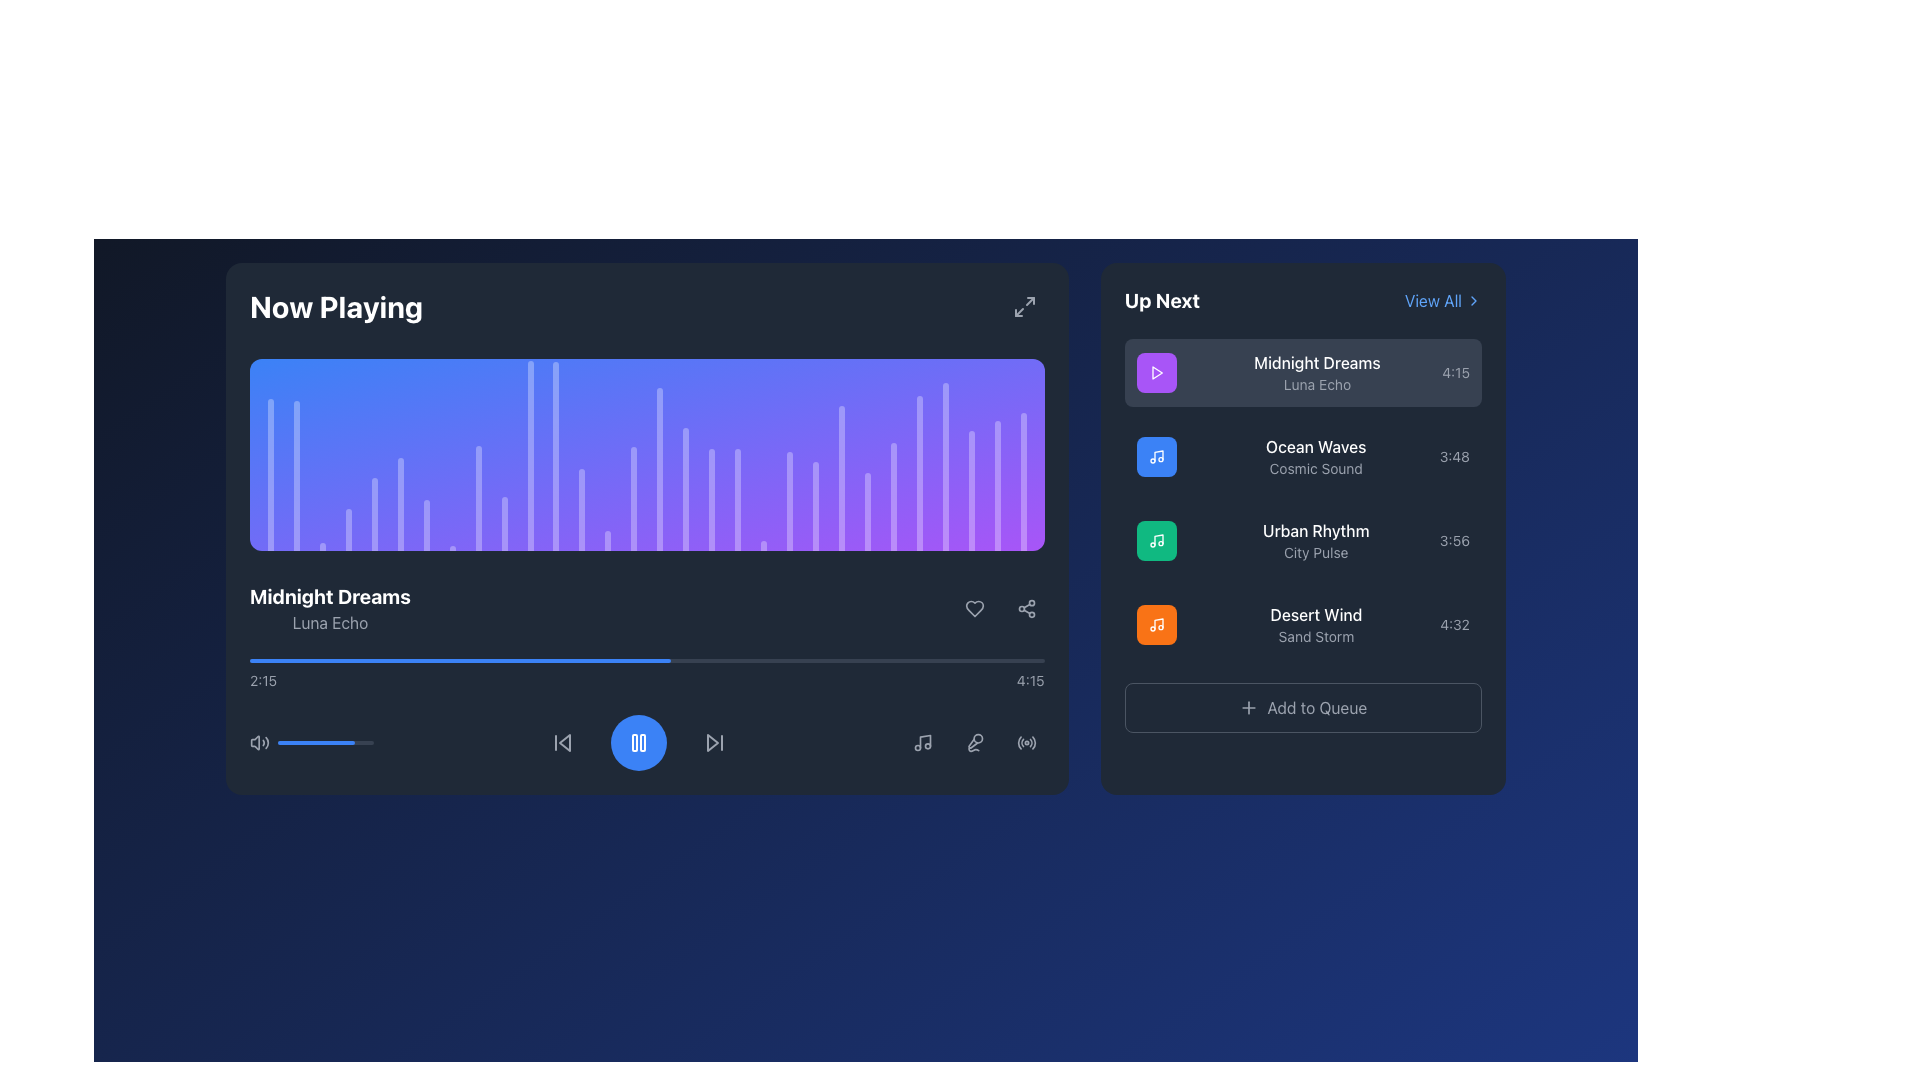 The width and height of the screenshot is (1920, 1080). Describe the element at coordinates (921, 743) in the screenshot. I see `the circular button with a musical note icon, which is the first button in a group of playback controls located at the bottom right of the interface` at that location.